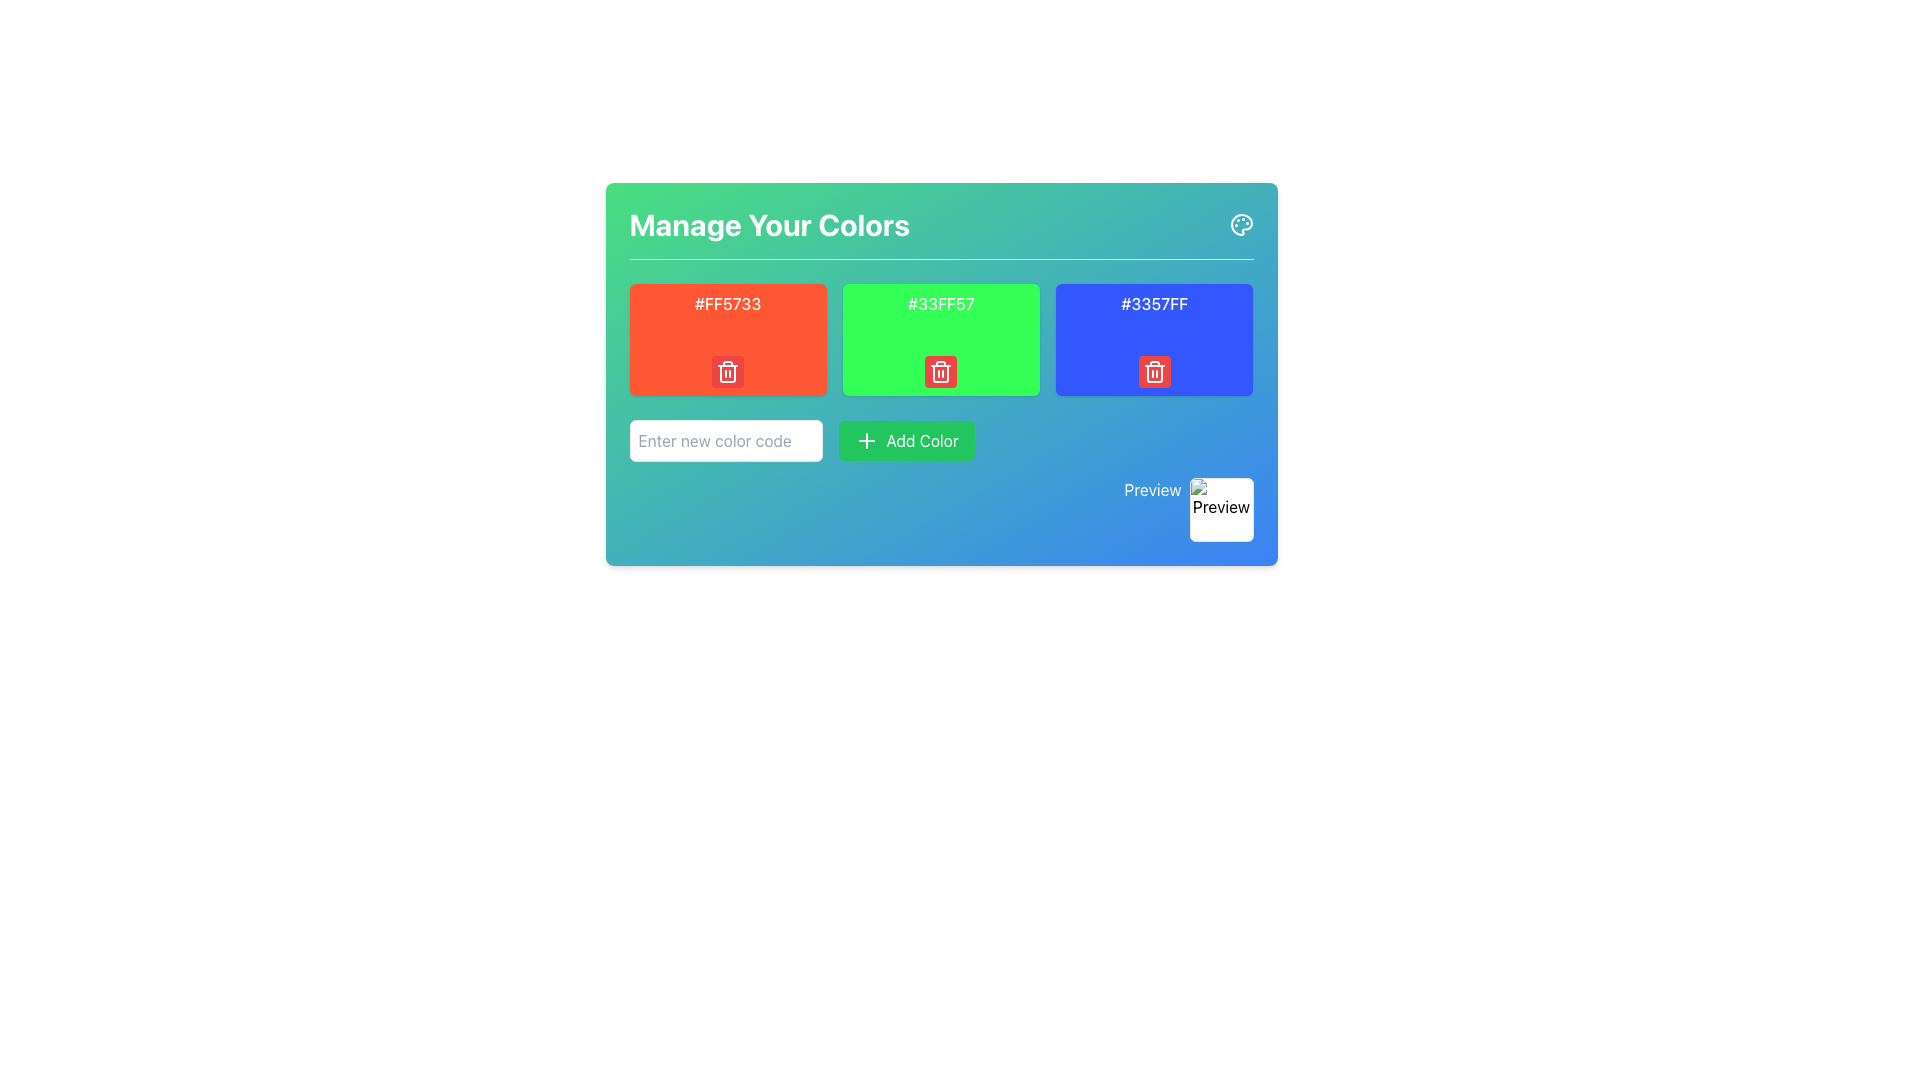  What do you see at coordinates (1154, 338) in the screenshot?
I see `the third card` at bounding box center [1154, 338].